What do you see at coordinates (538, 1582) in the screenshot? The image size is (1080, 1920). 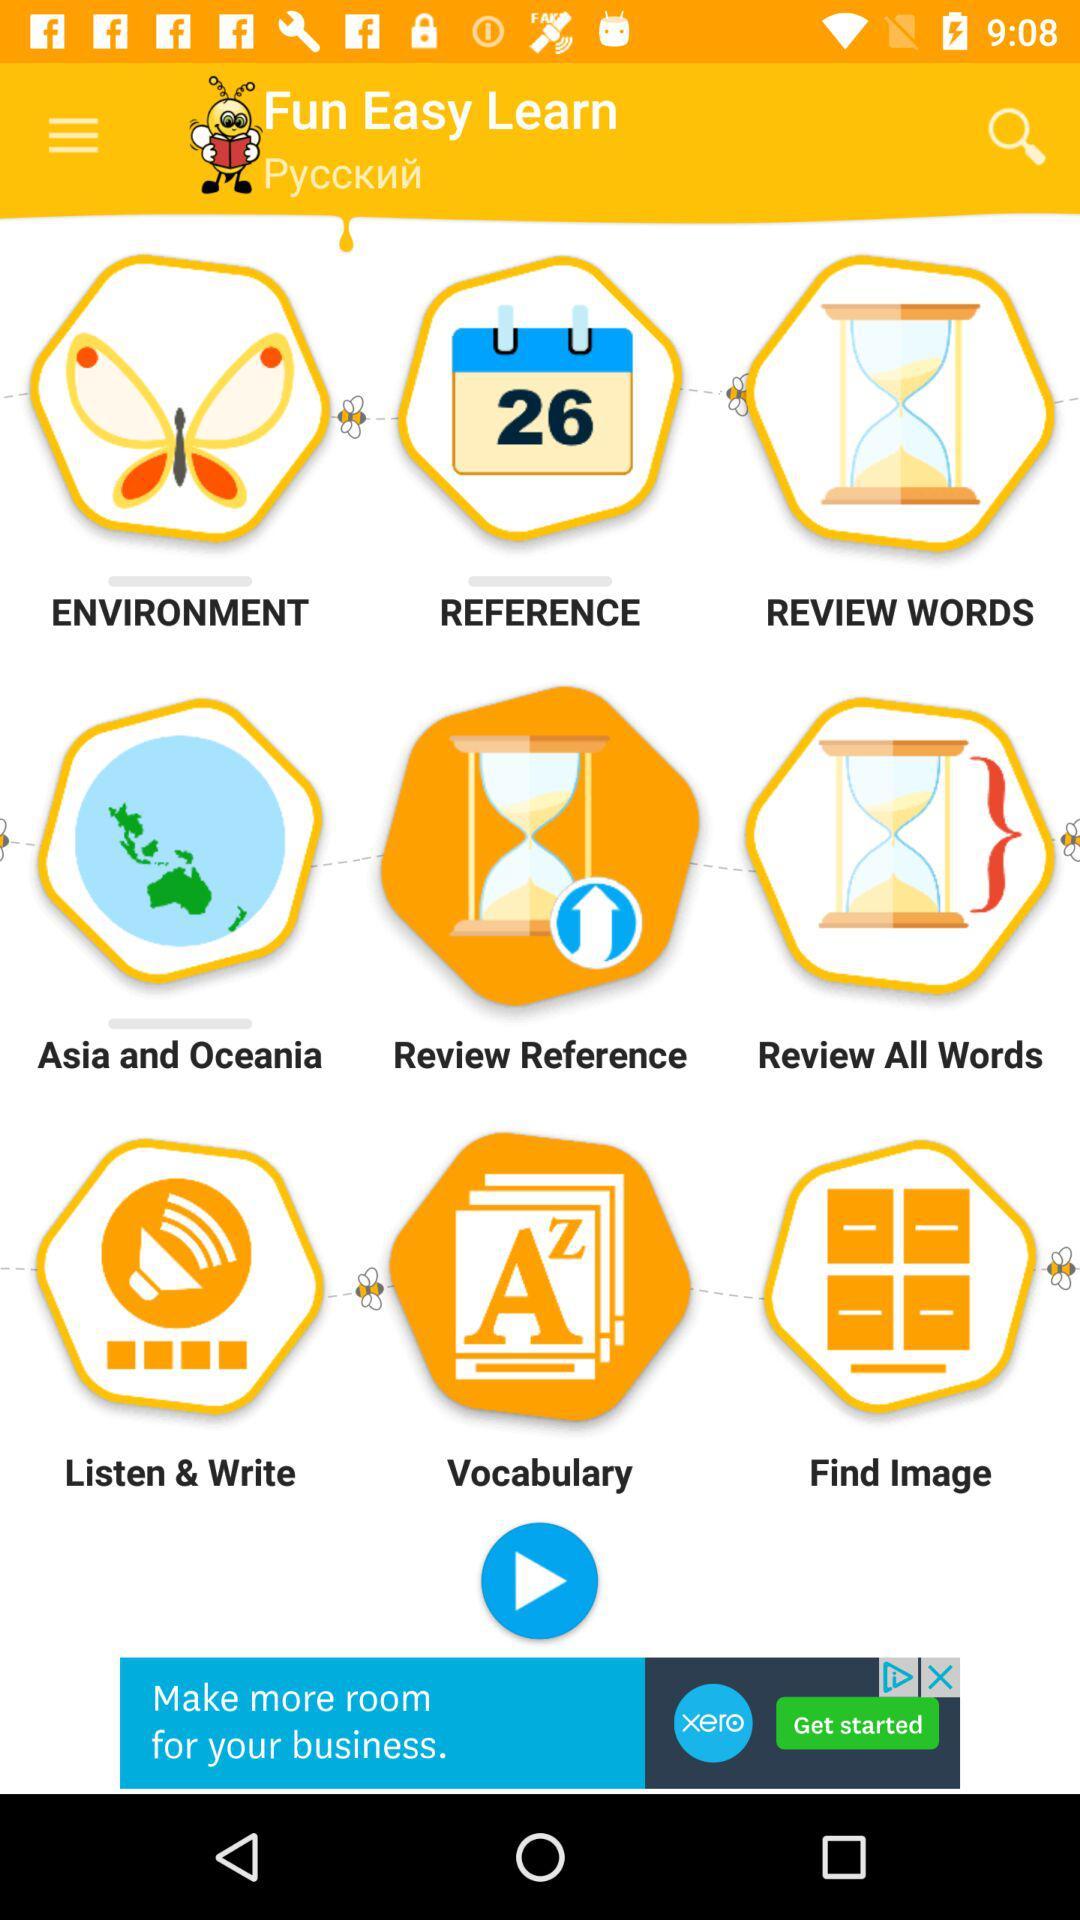 I see `the play icon` at bounding box center [538, 1582].